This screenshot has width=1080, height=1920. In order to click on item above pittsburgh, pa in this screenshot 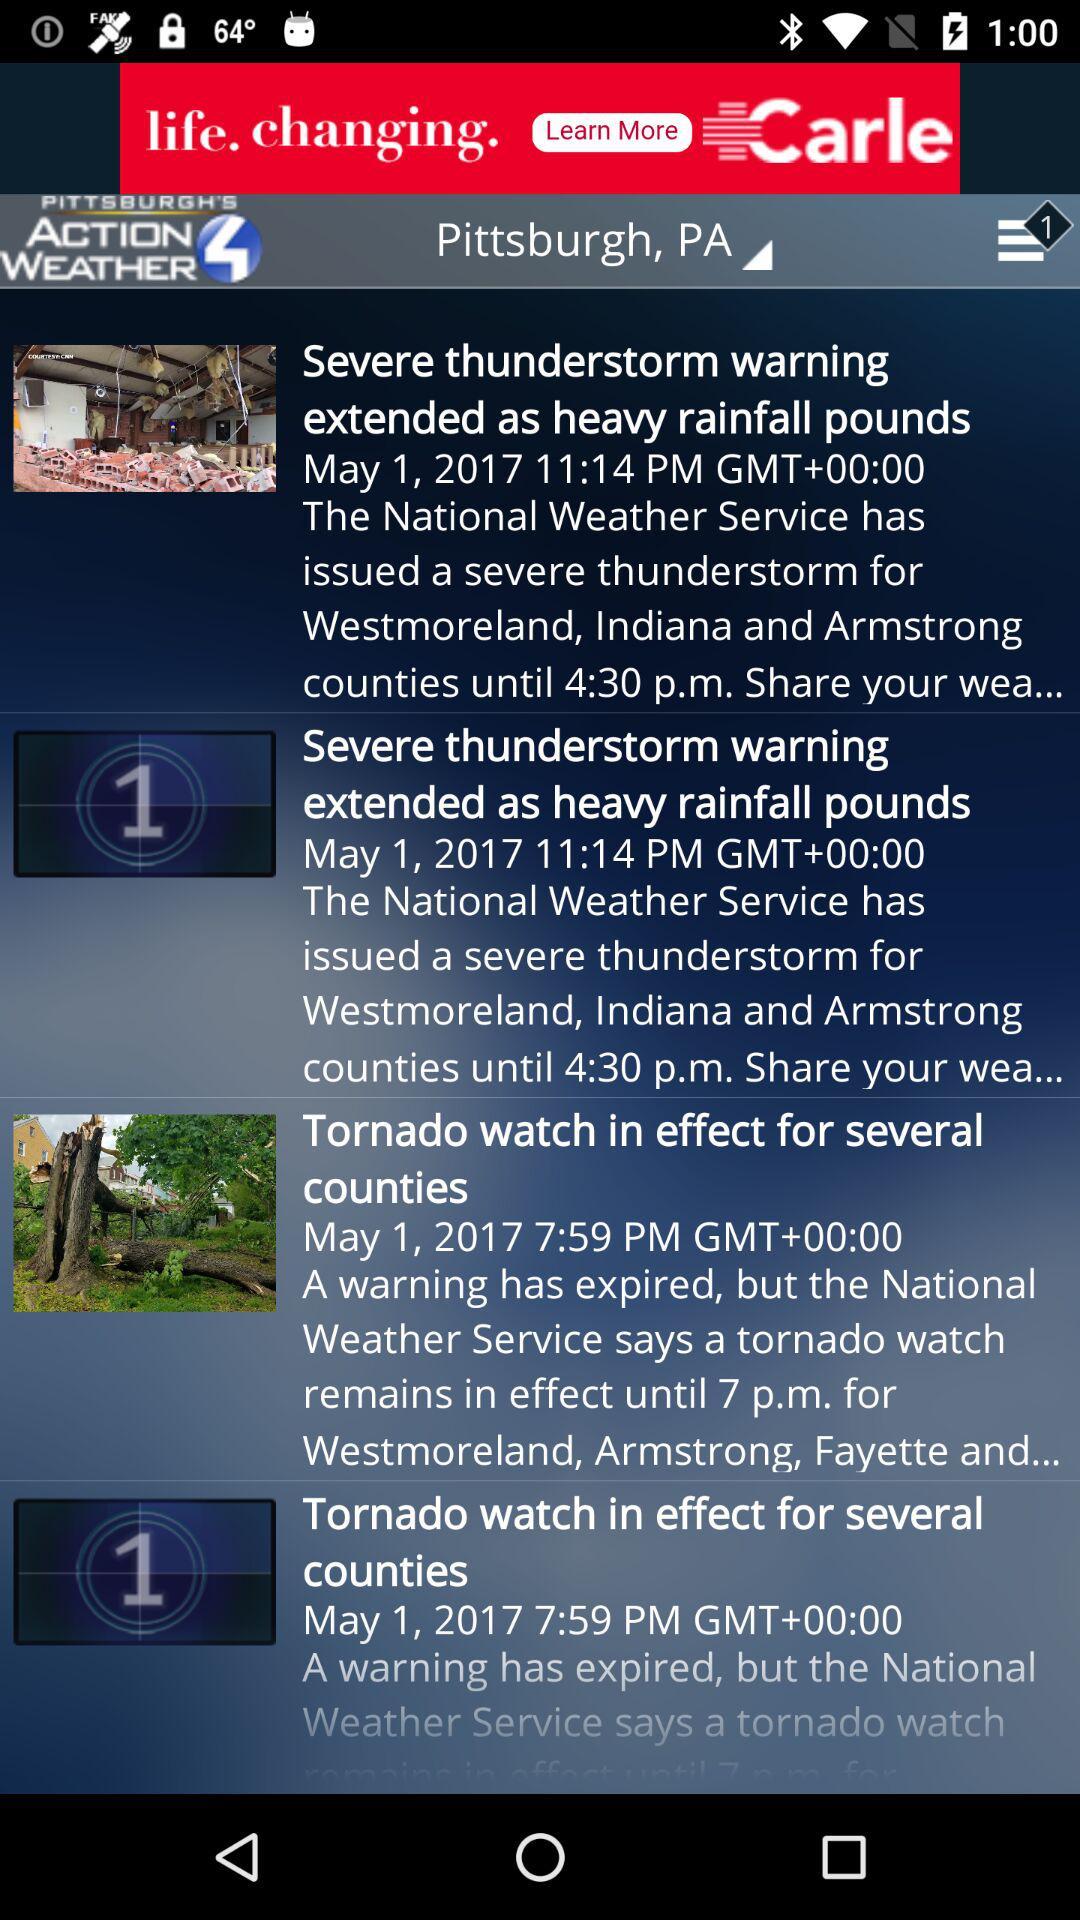, I will do `click(540, 127)`.